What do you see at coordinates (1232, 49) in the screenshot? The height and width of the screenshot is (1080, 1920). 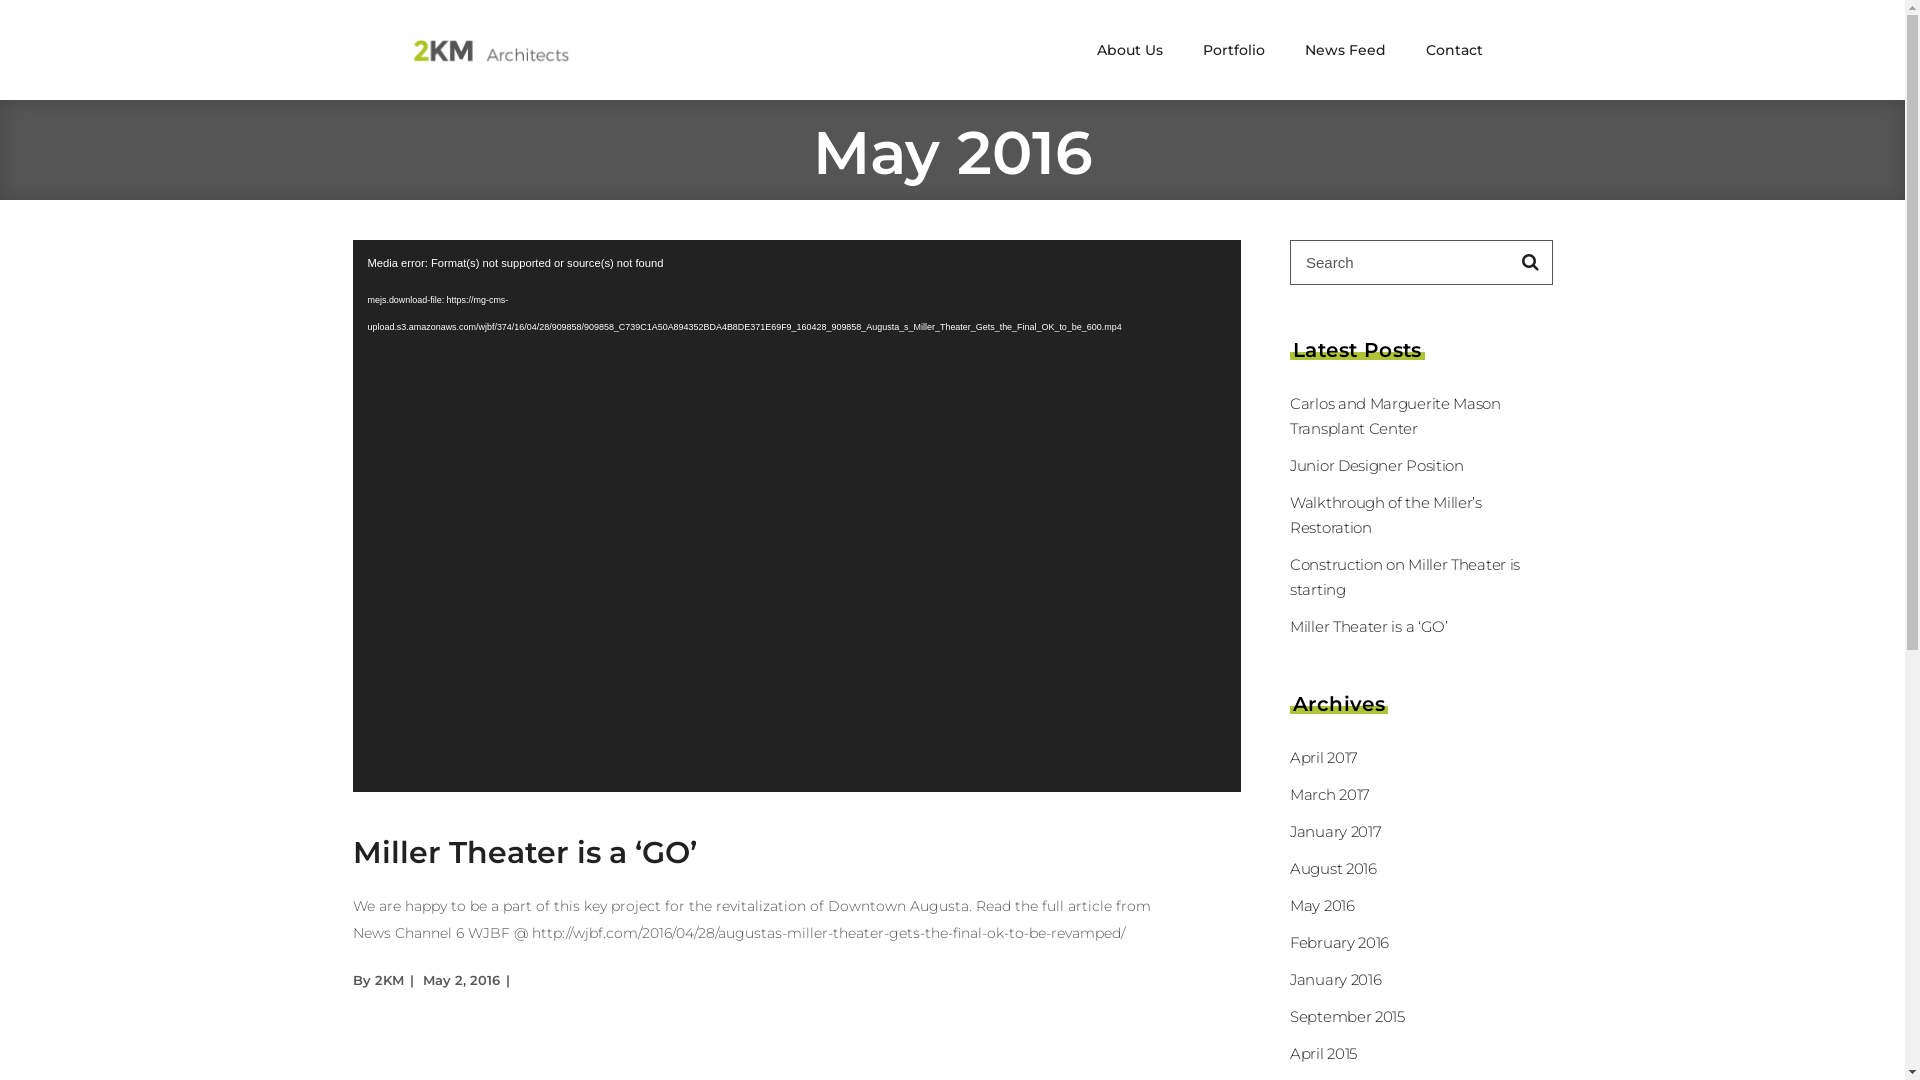 I see `'Portfolio'` at bounding box center [1232, 49].